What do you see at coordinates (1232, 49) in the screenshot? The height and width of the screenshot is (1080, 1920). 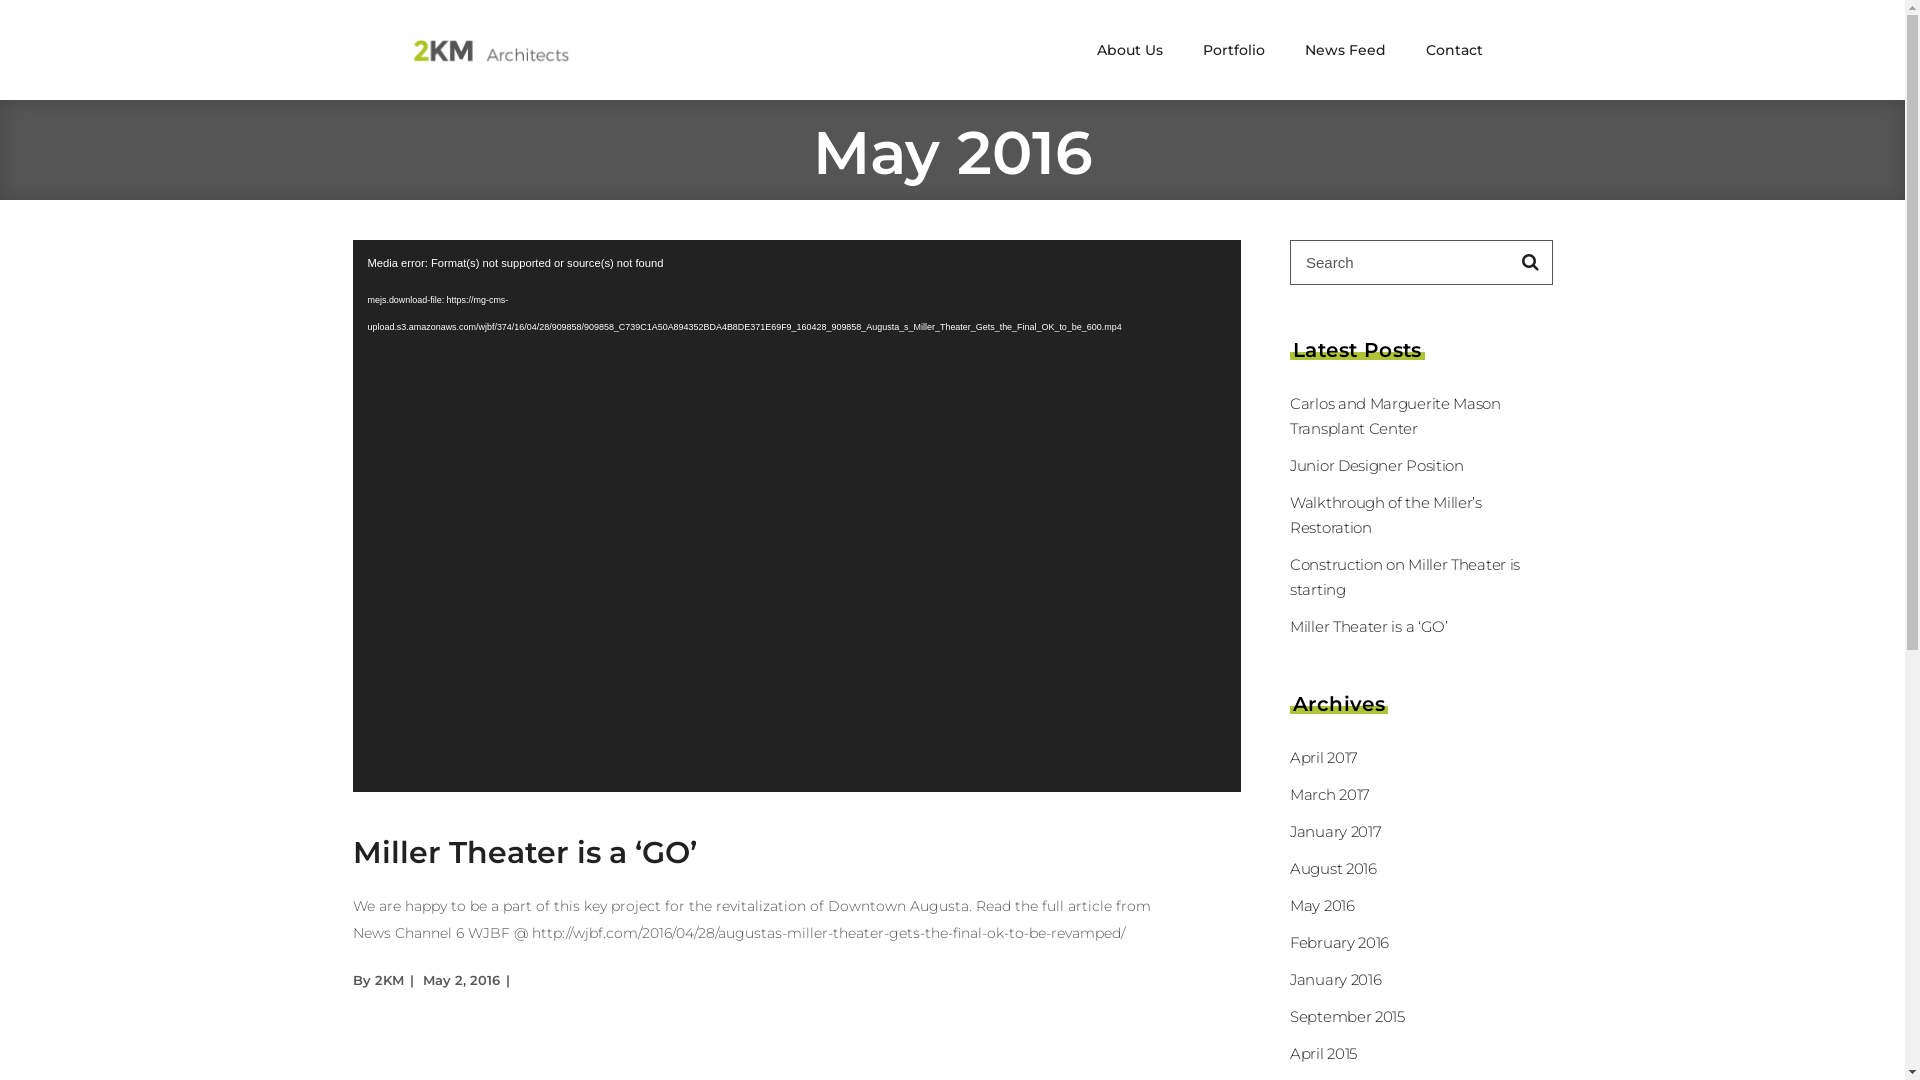 I see `'Portfolio'` at bounding box center [1232, 49].